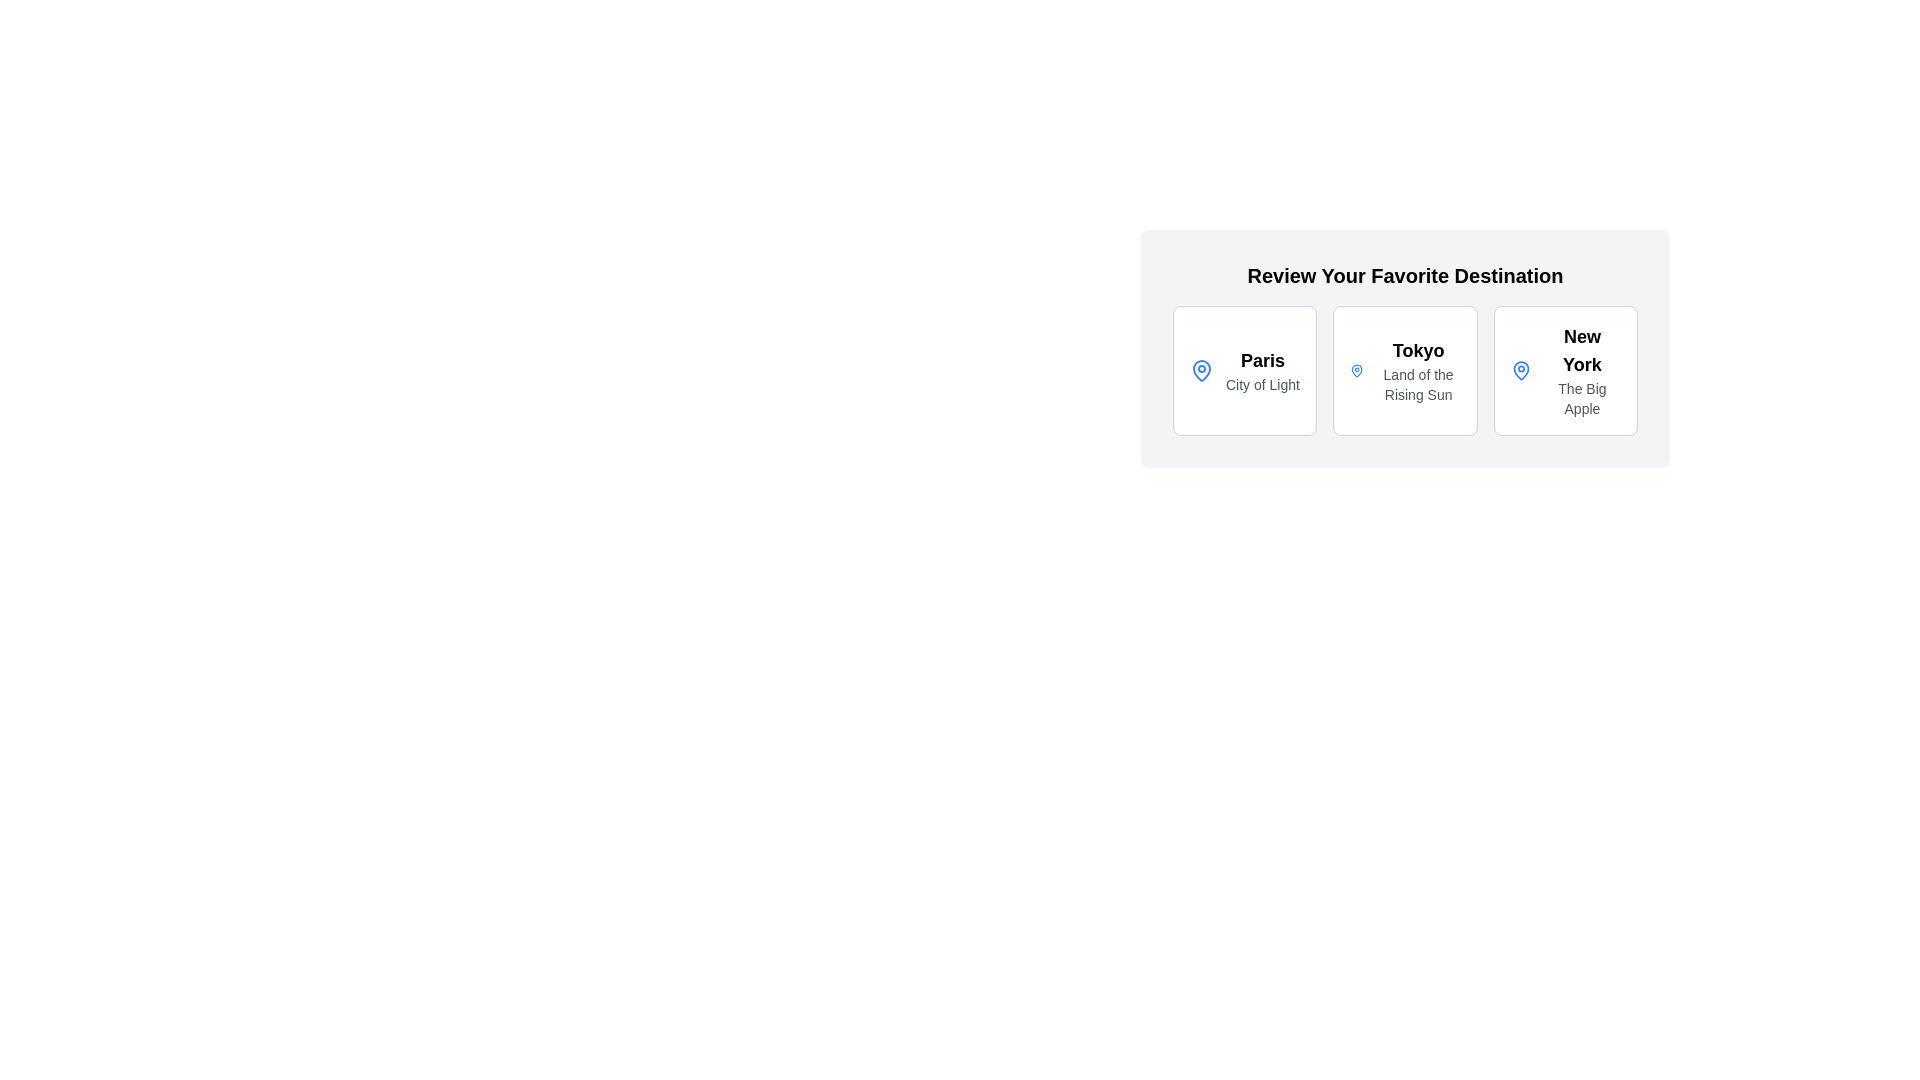  I want to click on text label that displays 'Land of the Rising Sun,' which is located beneath the bold title 'Tokyo' in the middle section of a card-like UI component, so click(1417, 385).